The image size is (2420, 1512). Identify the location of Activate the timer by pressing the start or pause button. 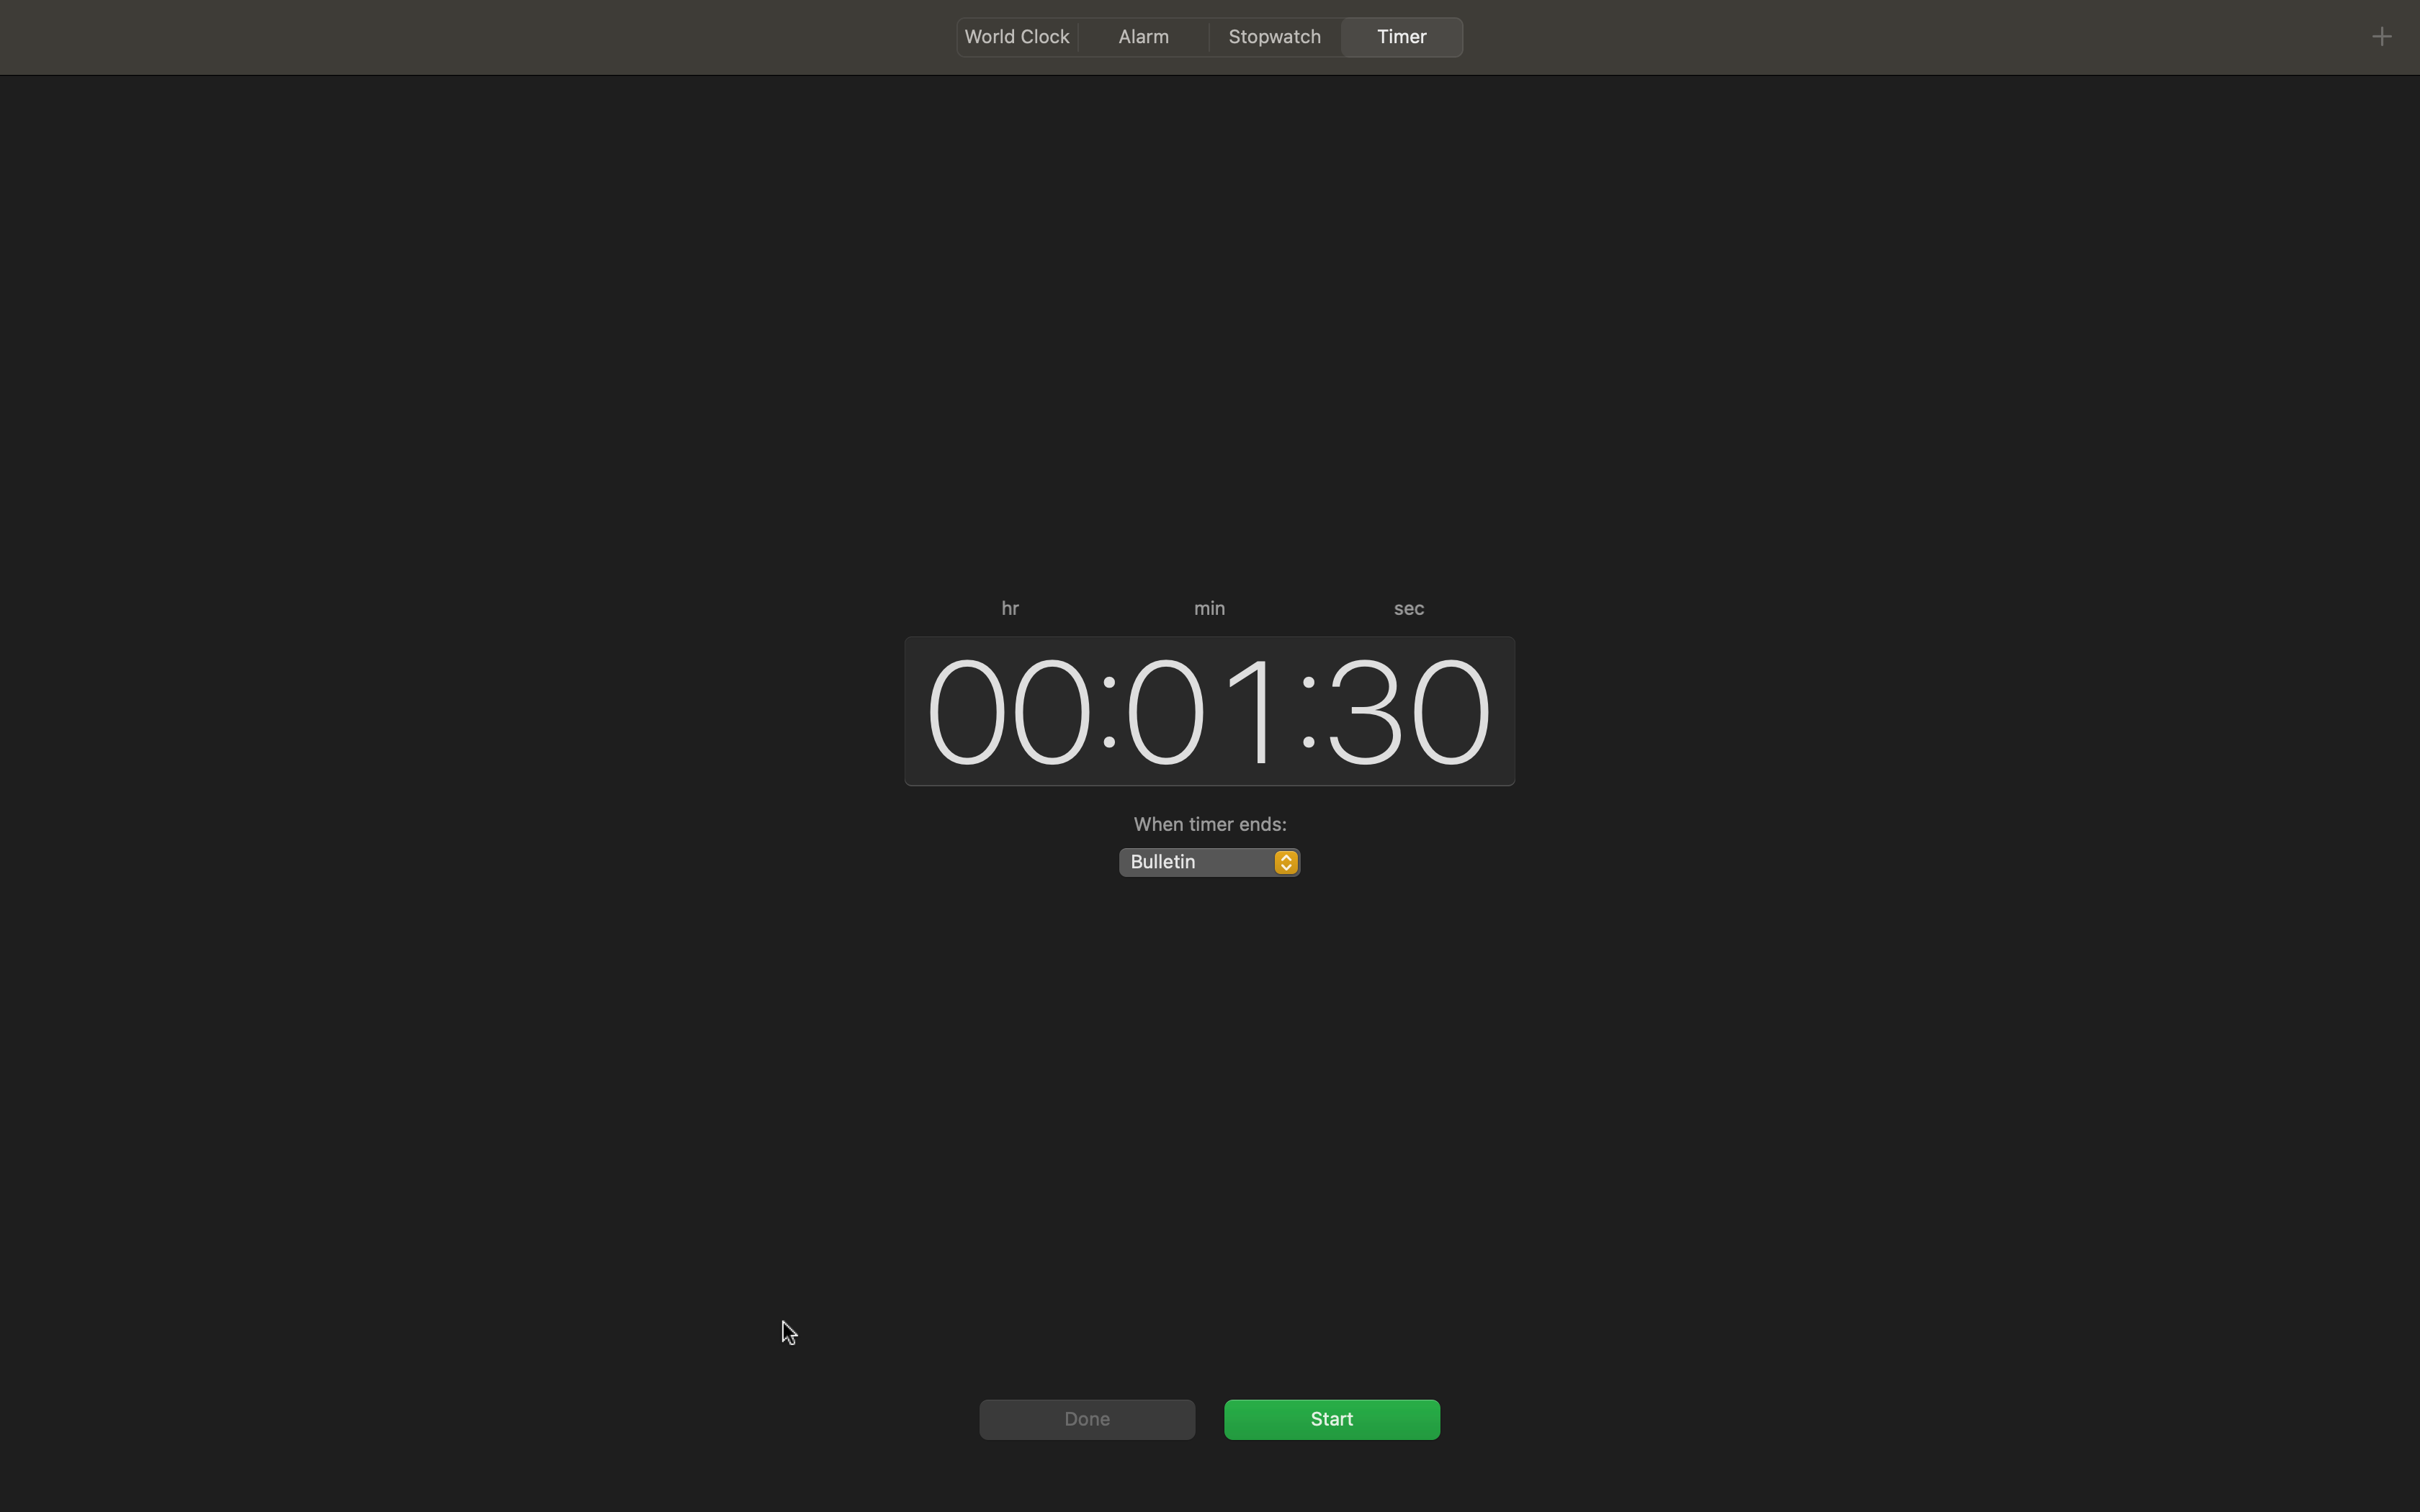
(1331, 1417).